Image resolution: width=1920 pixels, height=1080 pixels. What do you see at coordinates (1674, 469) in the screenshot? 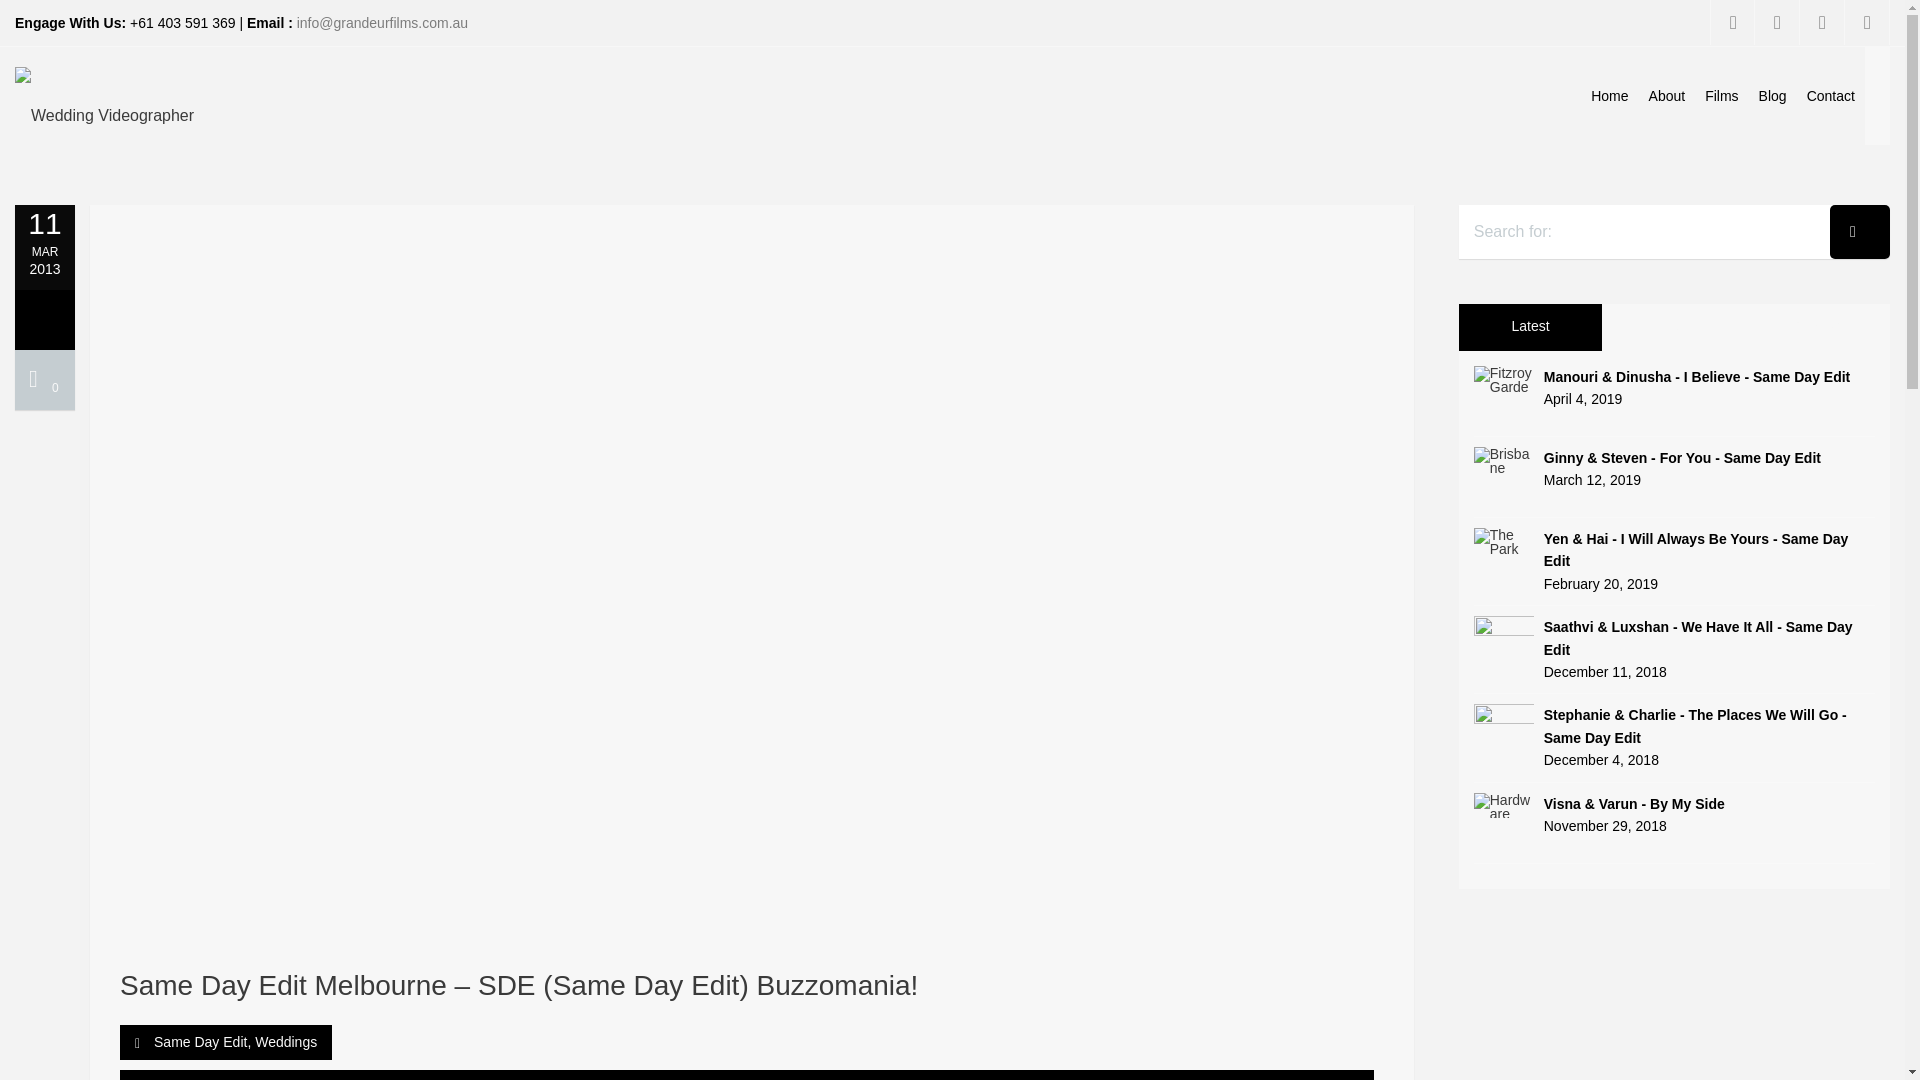
I see `'Ginny & Steven - For You - Same Day Edit` at bounding box center [1674, 469].